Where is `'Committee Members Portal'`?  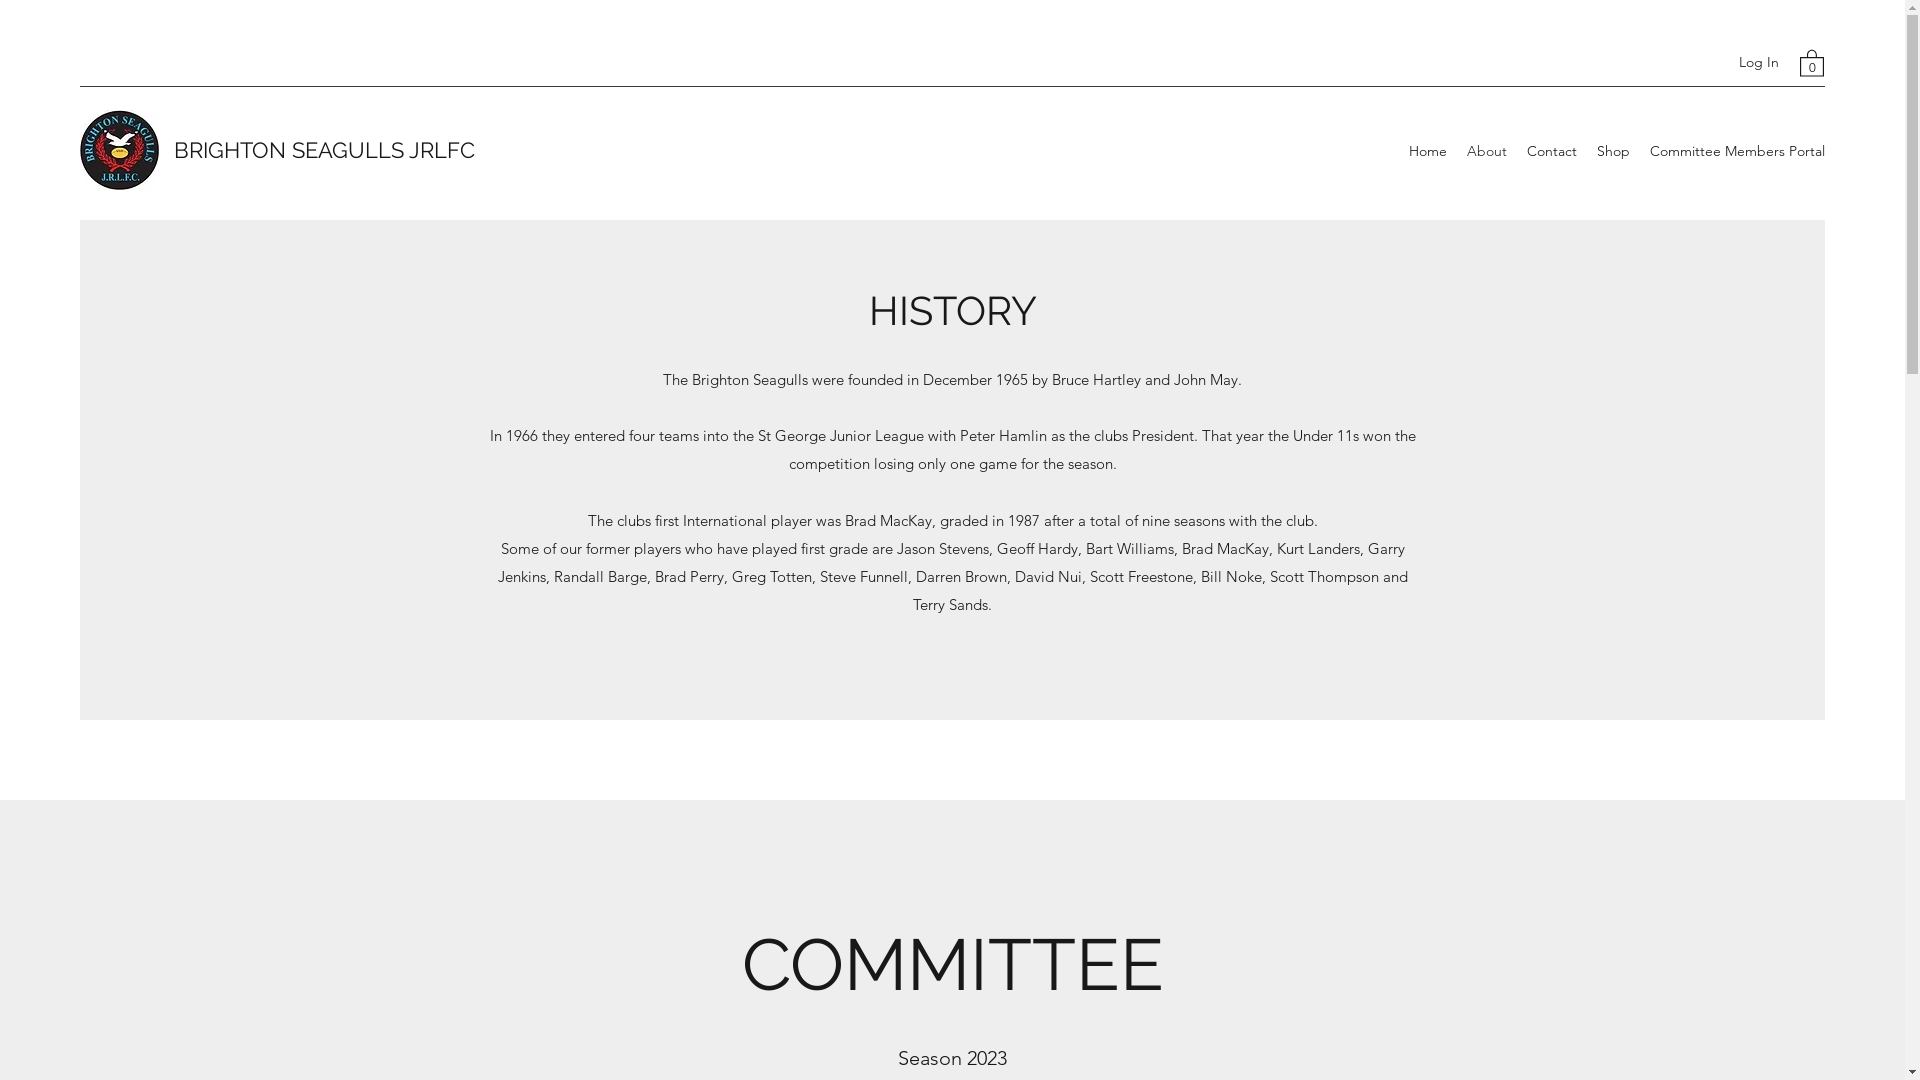
'Committee Members Portal' is located at coordinates (1736, 149).